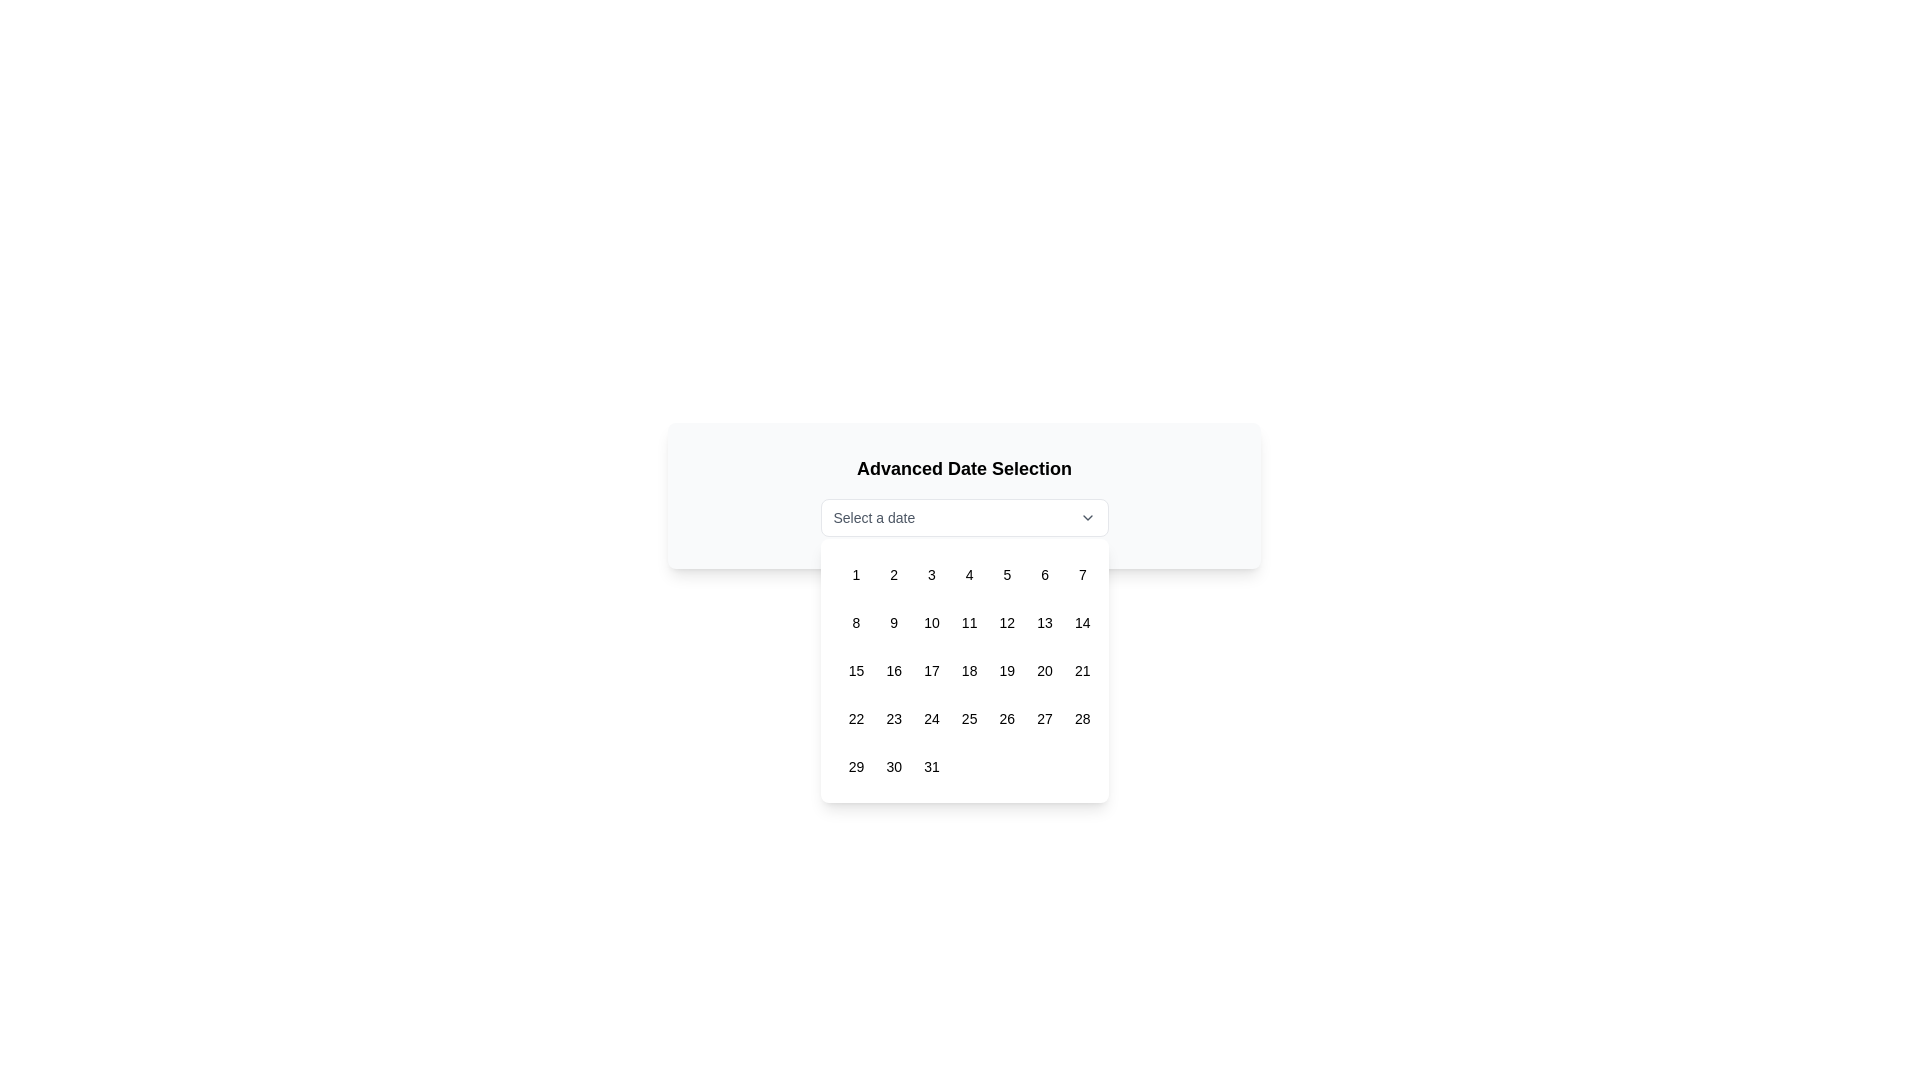  Describe the element at coordinates (1081, 671) in the screenshot. I see `the button representing day '21' in the calendar interface` at that location.